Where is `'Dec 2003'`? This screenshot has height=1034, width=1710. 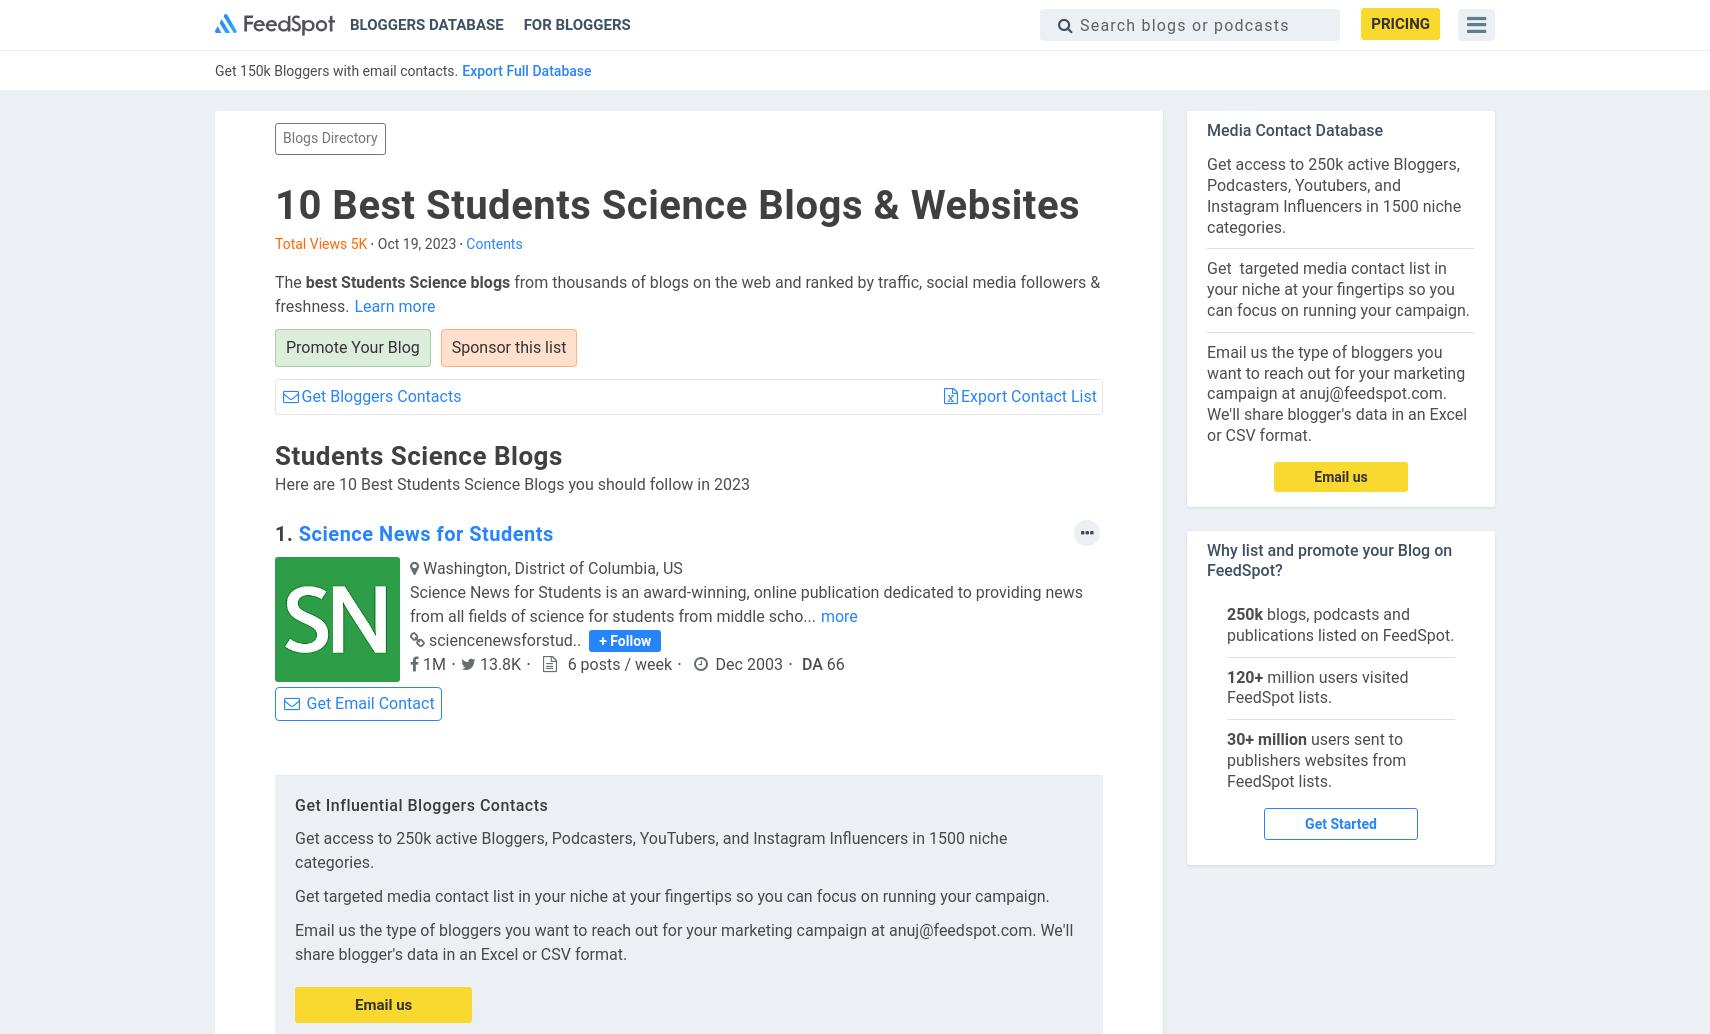 'Dec 2003' is located at coordinates (748, 664).